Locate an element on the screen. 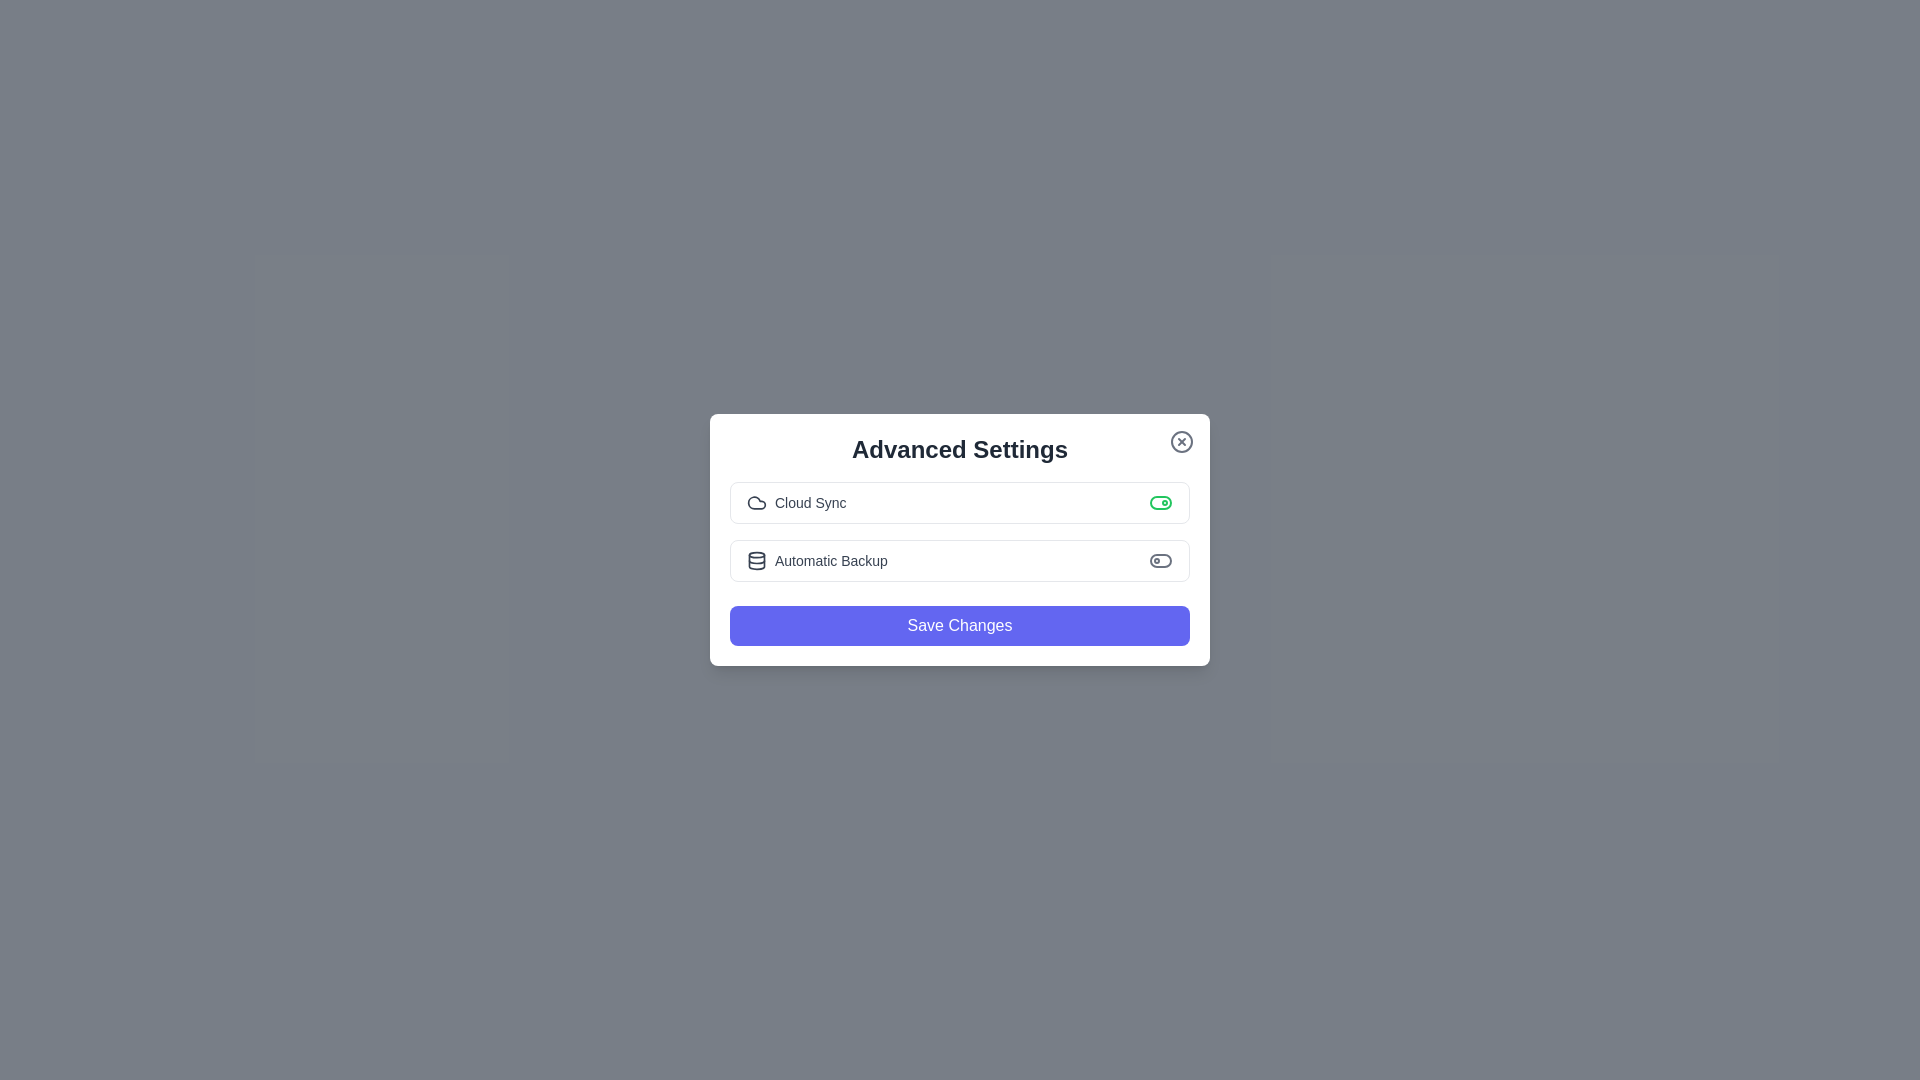 The width and height of the screenshot is (1920, 1080). text label that displays 'Advanced Settings', which is styled in bold, large font and dark gray color, located at the top of the modal dialog box is located at coordinates (960, 450).